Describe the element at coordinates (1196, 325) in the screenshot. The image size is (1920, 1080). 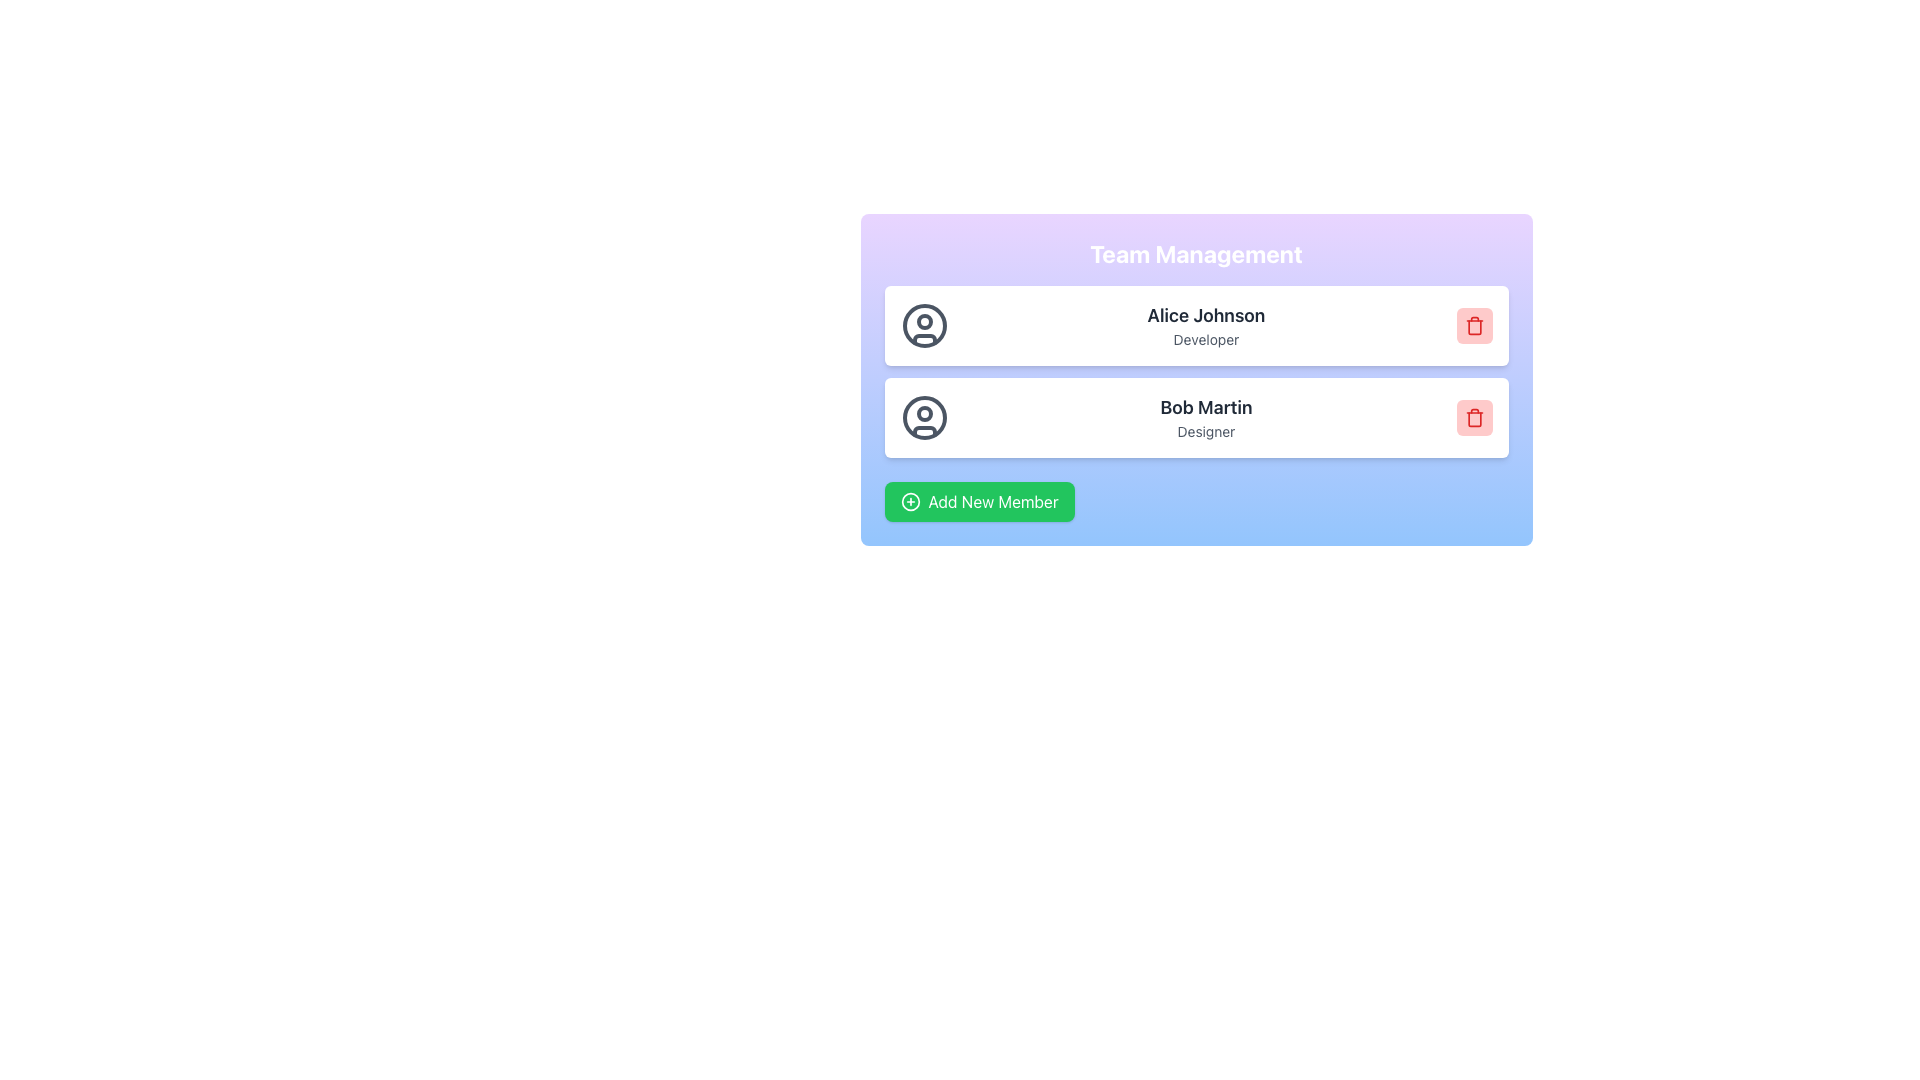
I see `the name or designation of the team member represented in the Profile card within the 'Team Management' interface for more details` at that location.